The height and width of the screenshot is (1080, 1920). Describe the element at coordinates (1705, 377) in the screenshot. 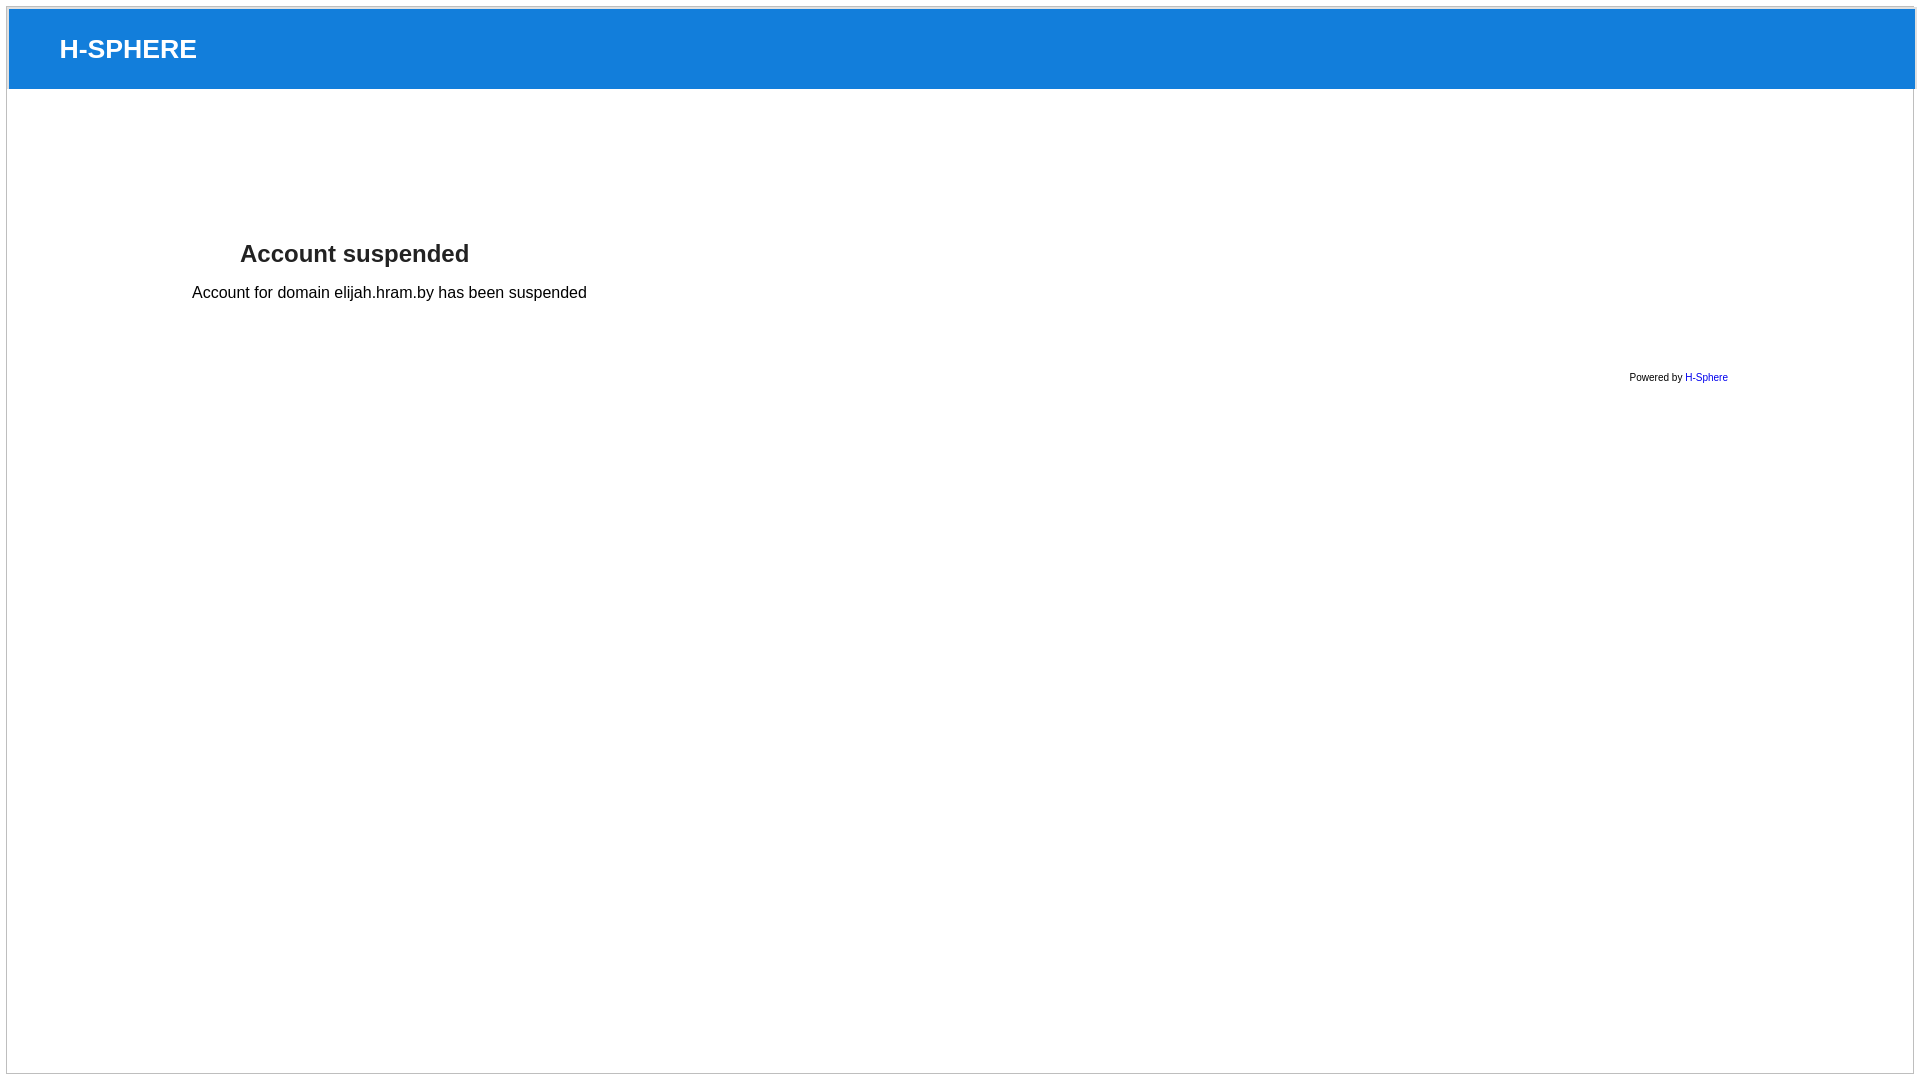

I see `'H-Sphere'` at that location.